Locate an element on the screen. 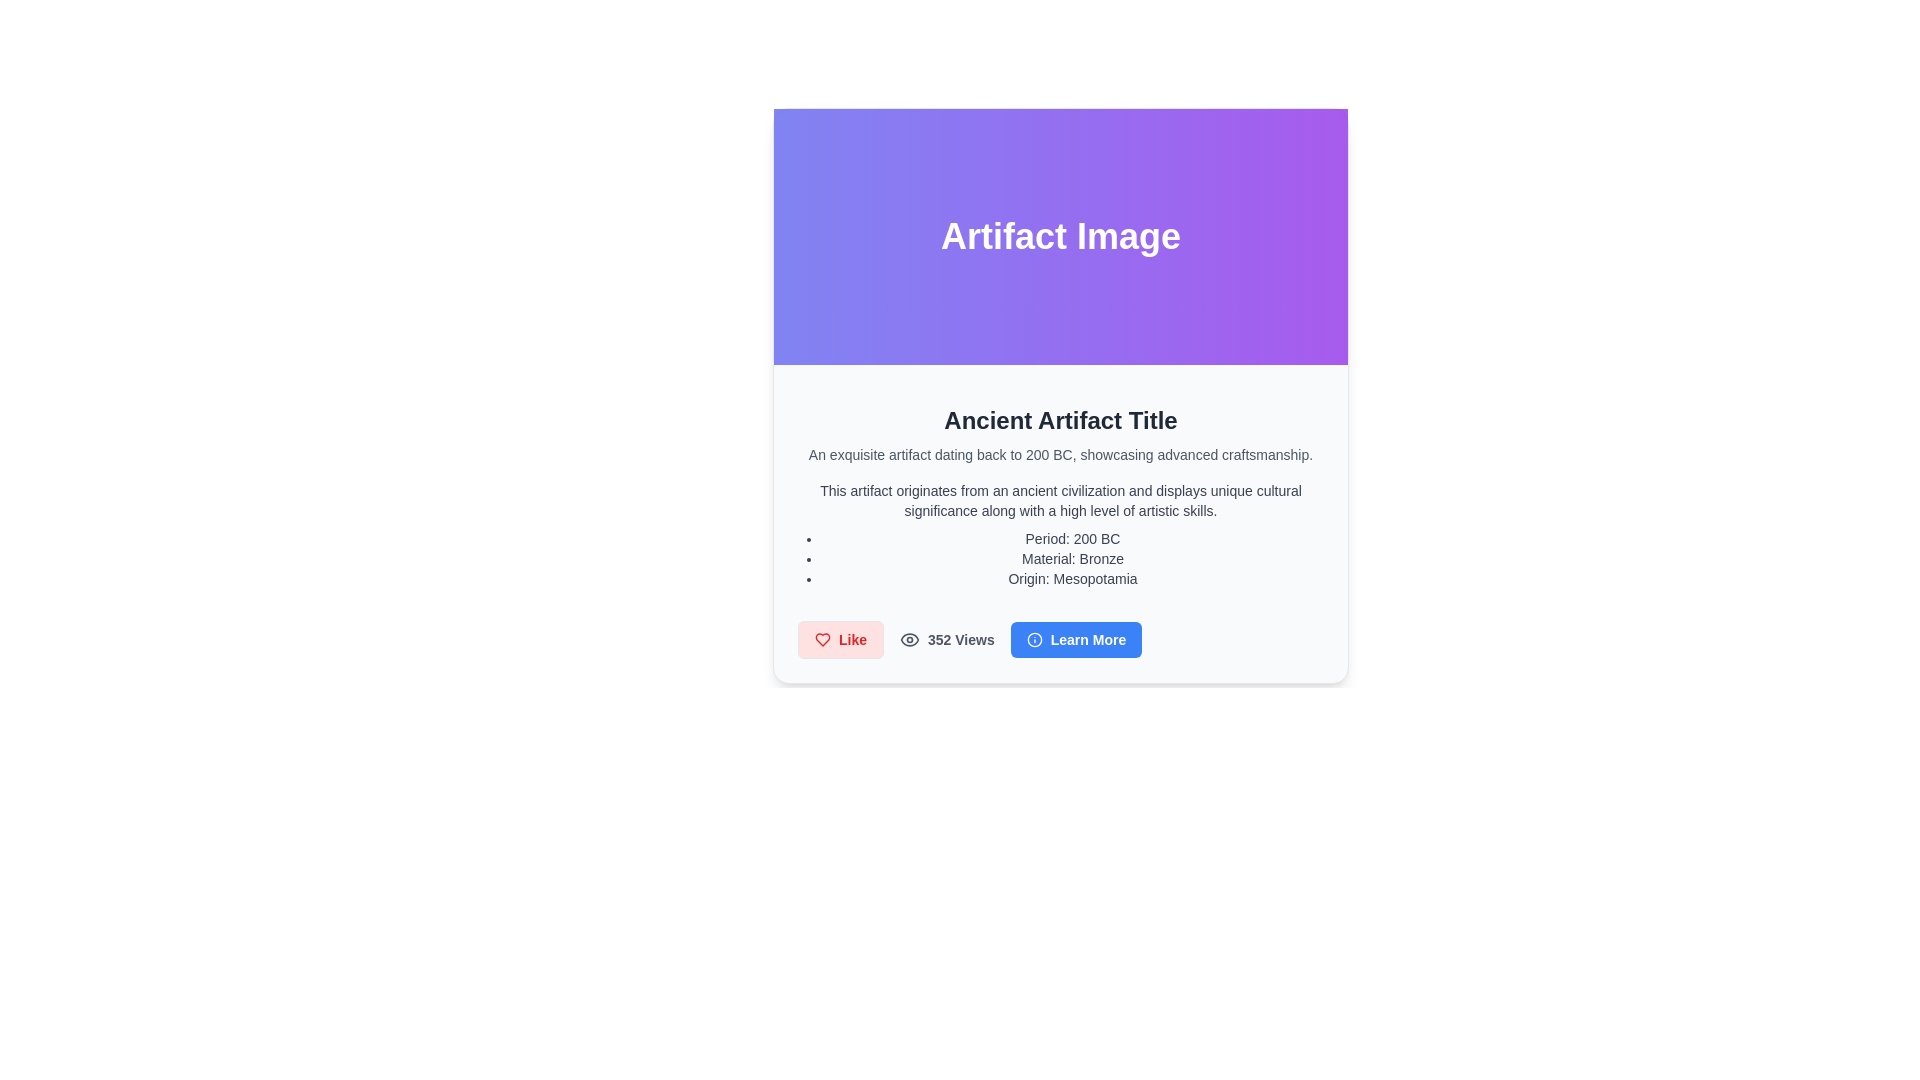  the label displaying '352 Views', which is styled with a gray, slightly bold font and located beside an eye-shaped icon is located at coordinates (961, 640).